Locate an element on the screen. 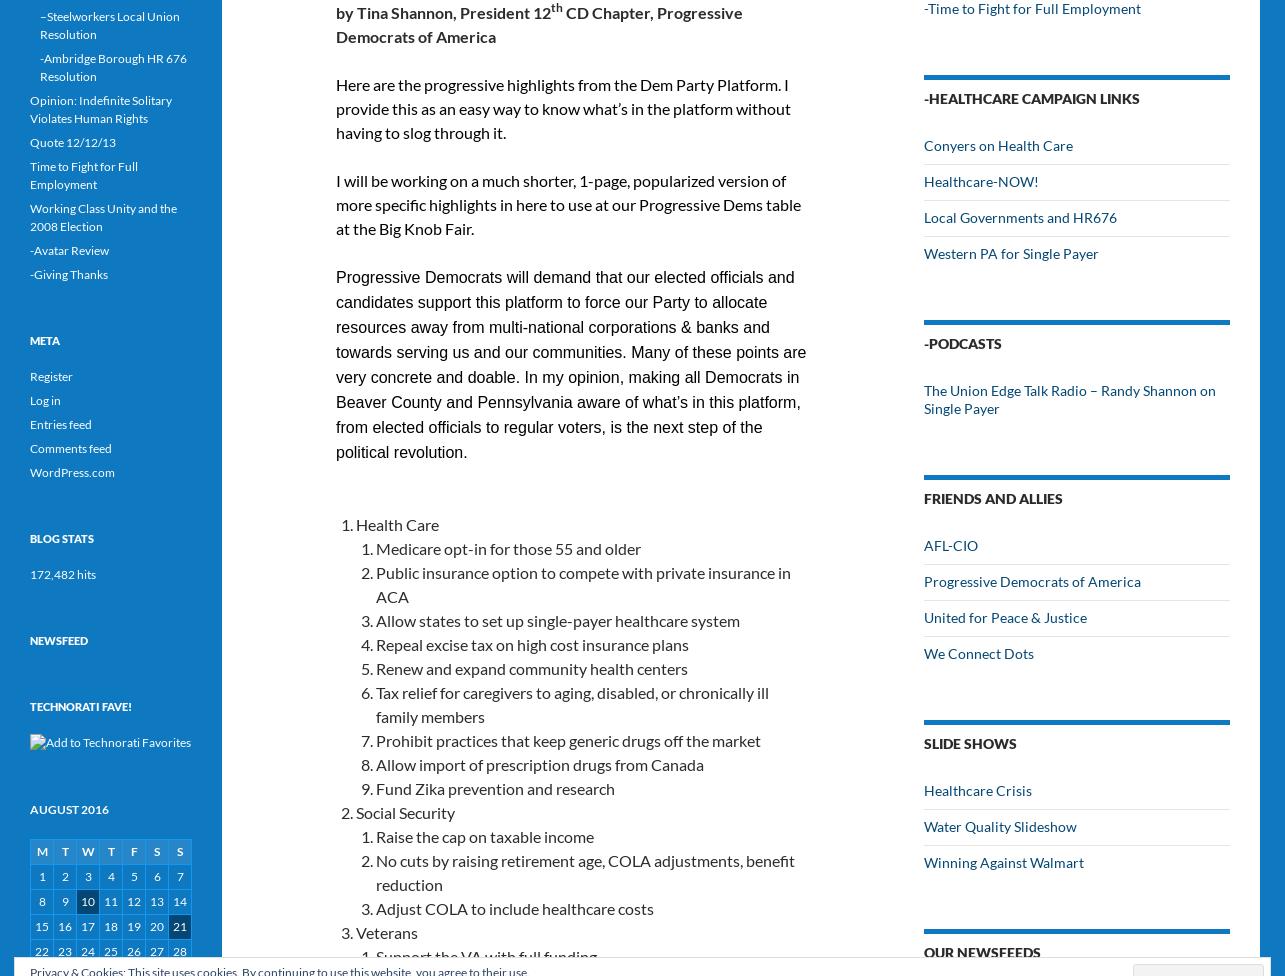 Image resolution: width=1285 pixels, height=976 pixels. 'Working Class Unity and the 2008 Election' is located at coordinates (103, 215).